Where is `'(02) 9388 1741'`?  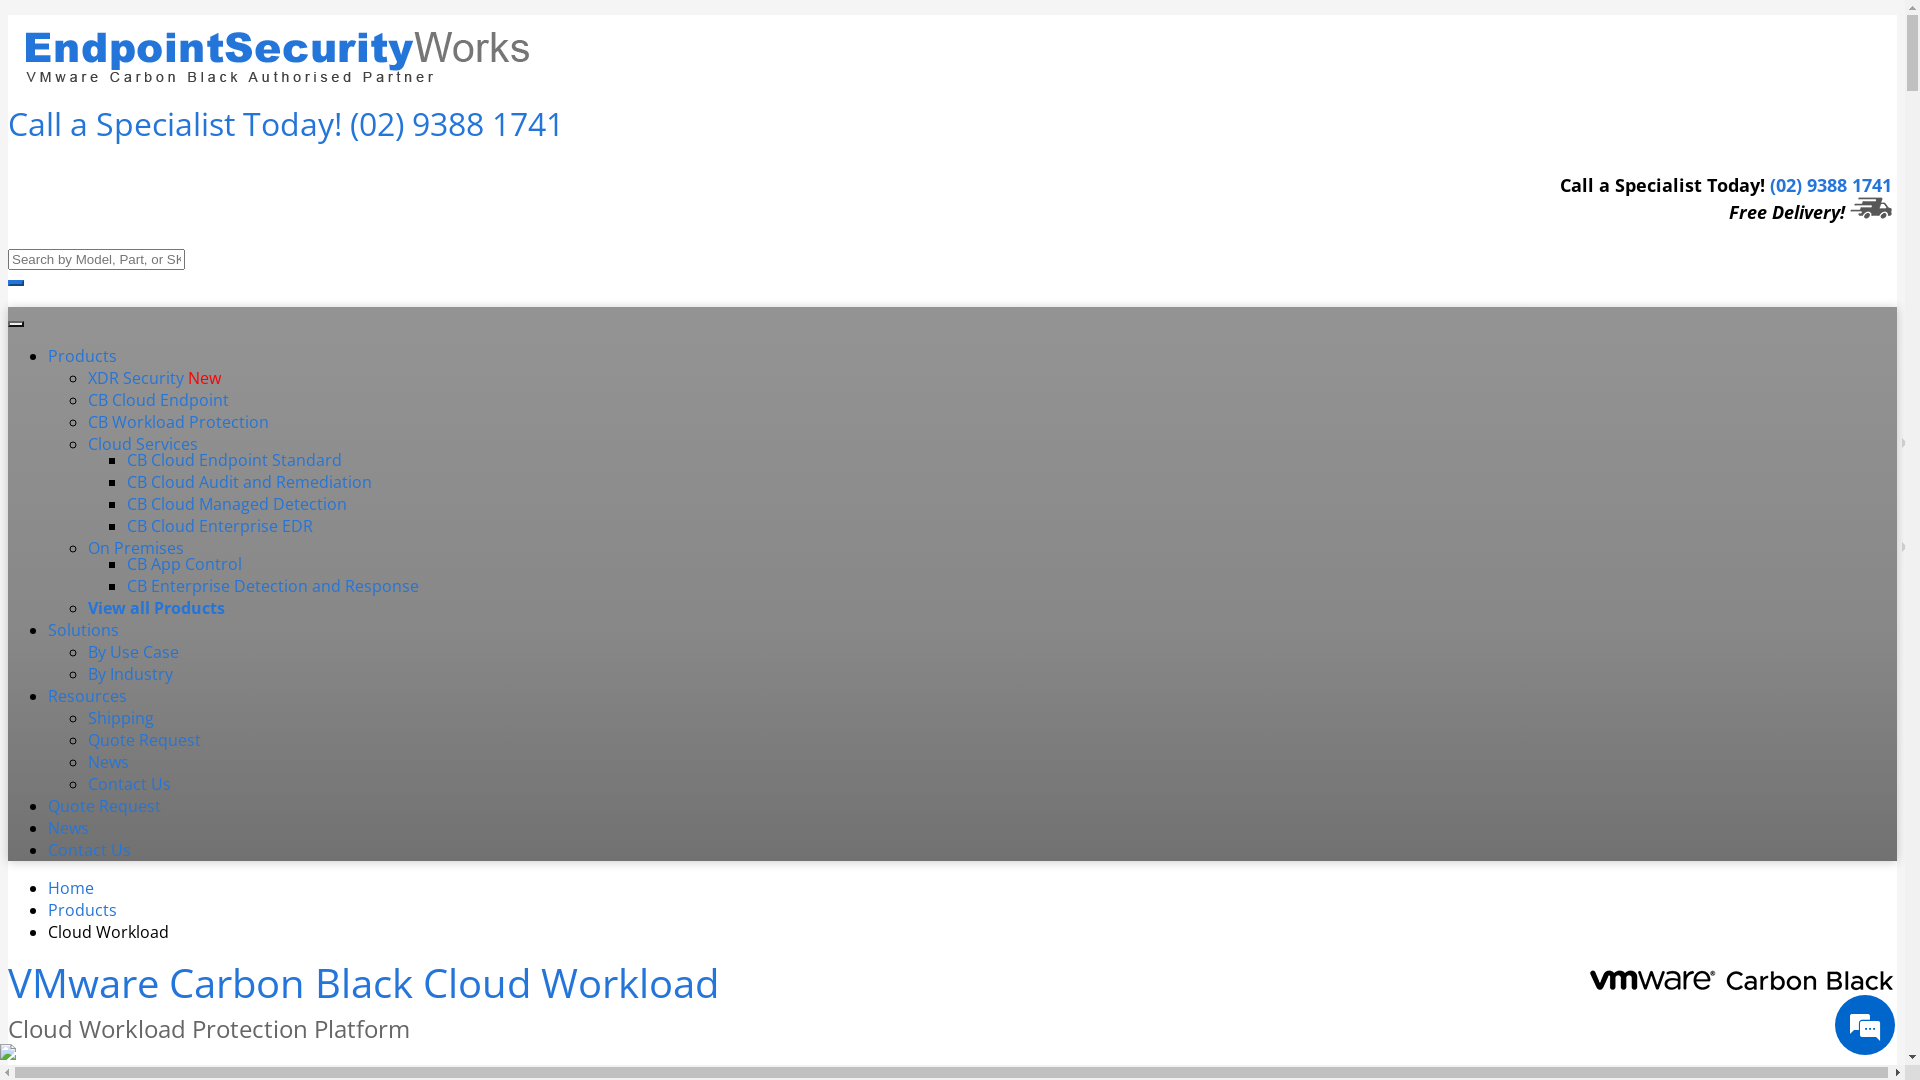 '(02) 9388 1741' is located at coordinates (1830, 185).